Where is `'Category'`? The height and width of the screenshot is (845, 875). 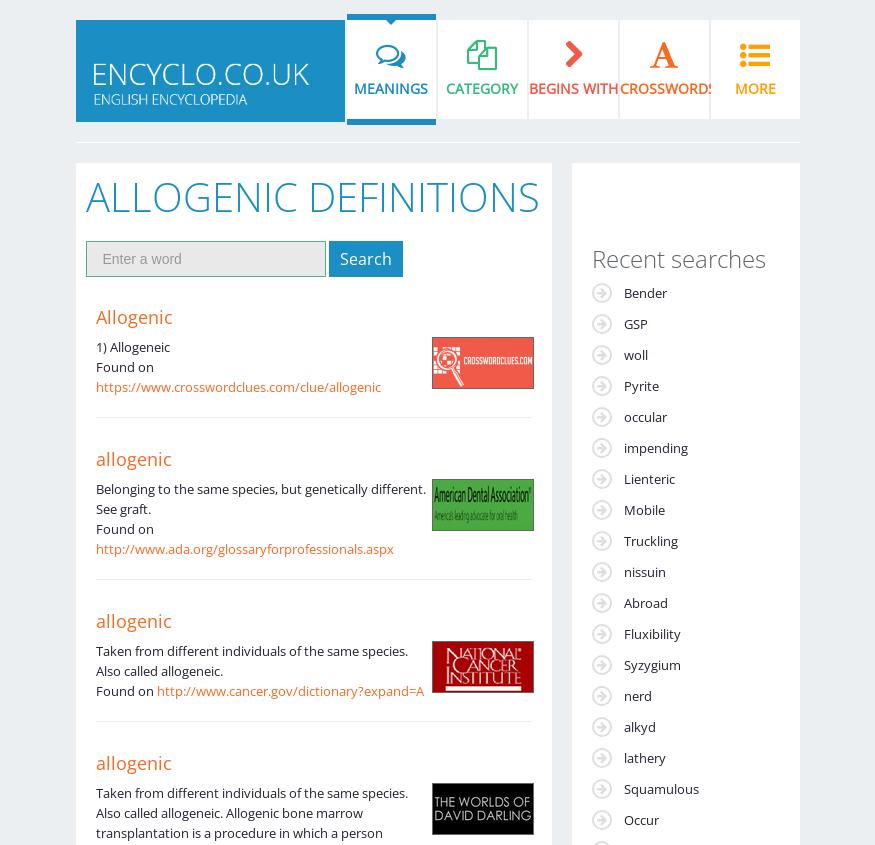
'Category' is located at coordinates (482, 88).